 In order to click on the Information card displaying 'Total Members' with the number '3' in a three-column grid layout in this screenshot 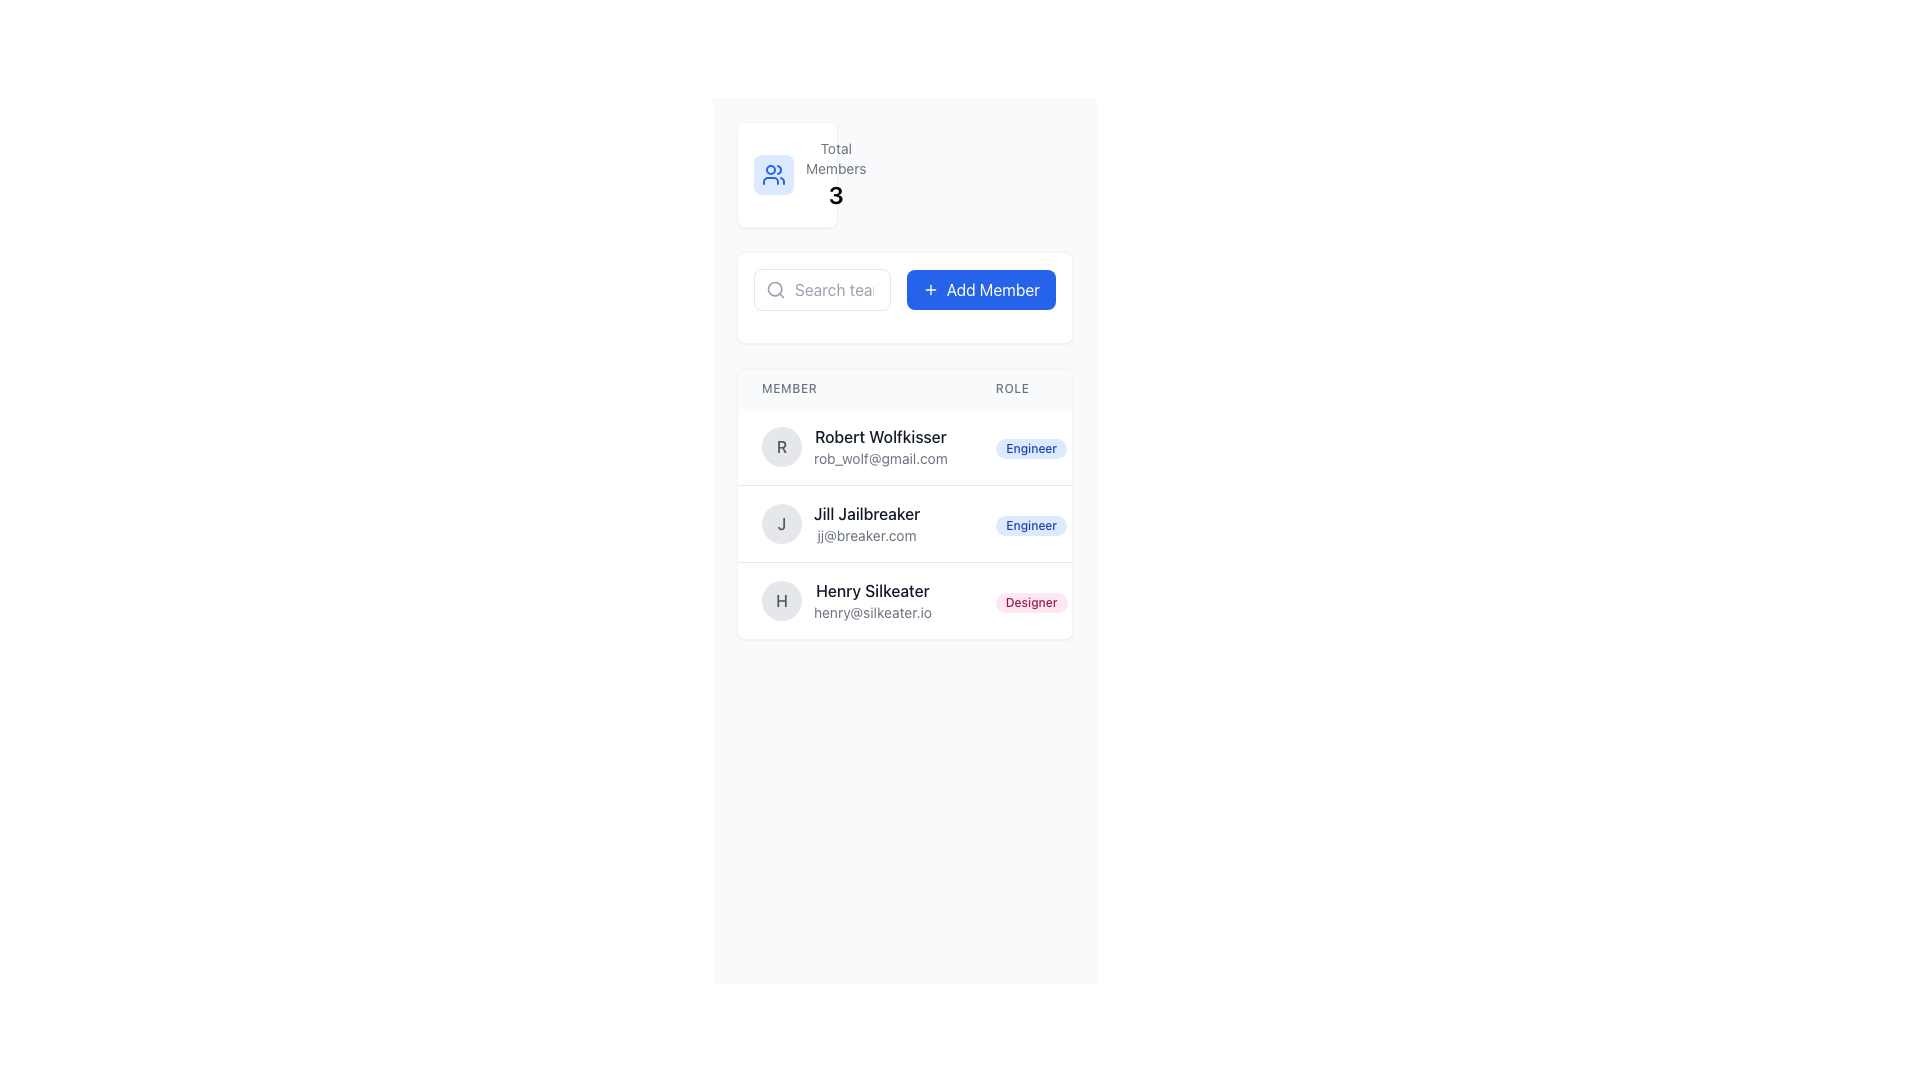, I will do `click(786, 173)`.